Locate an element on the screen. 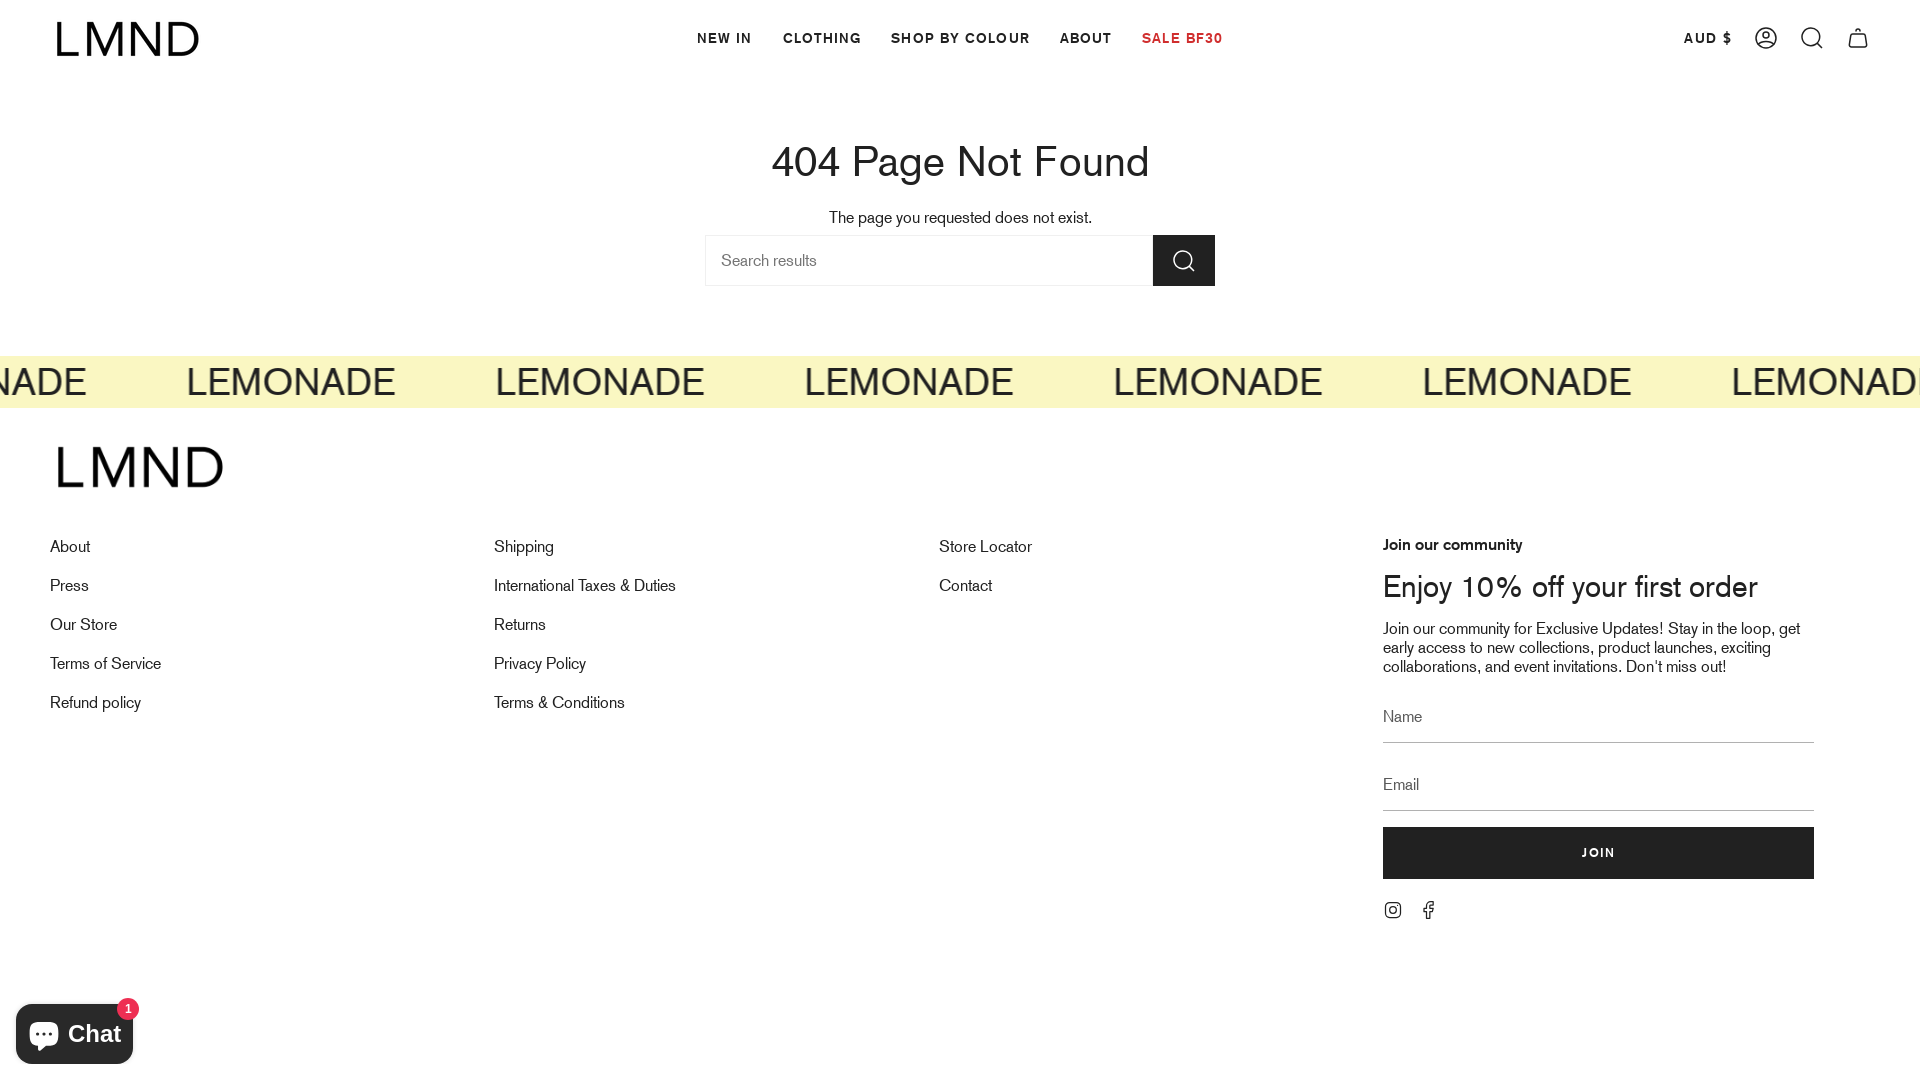 Image resolution: width=1920 pixels, height=1080 pixels. 'SALE BF30' is located at coordinates (1182, 38).